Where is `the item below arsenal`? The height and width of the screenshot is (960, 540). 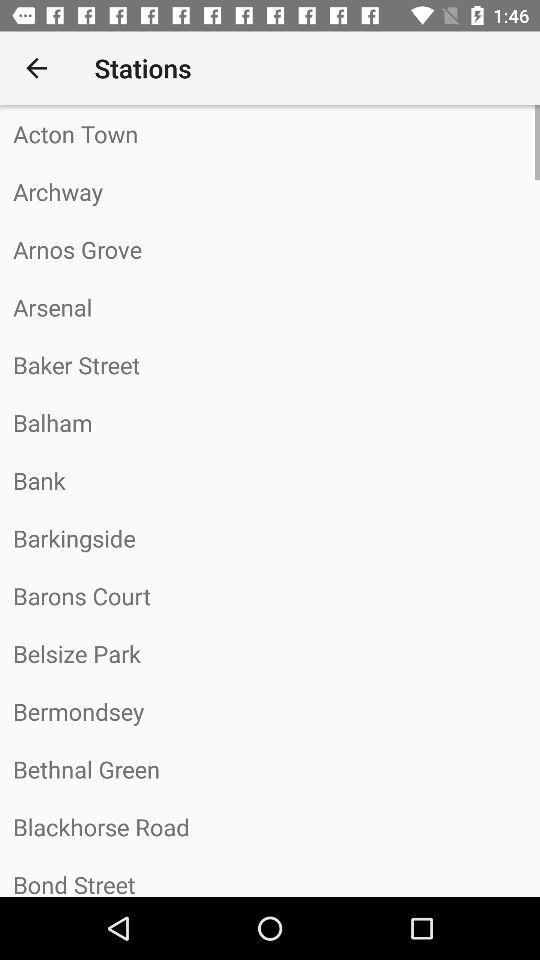
the item below arsenal is located at coordinates (270, 364).